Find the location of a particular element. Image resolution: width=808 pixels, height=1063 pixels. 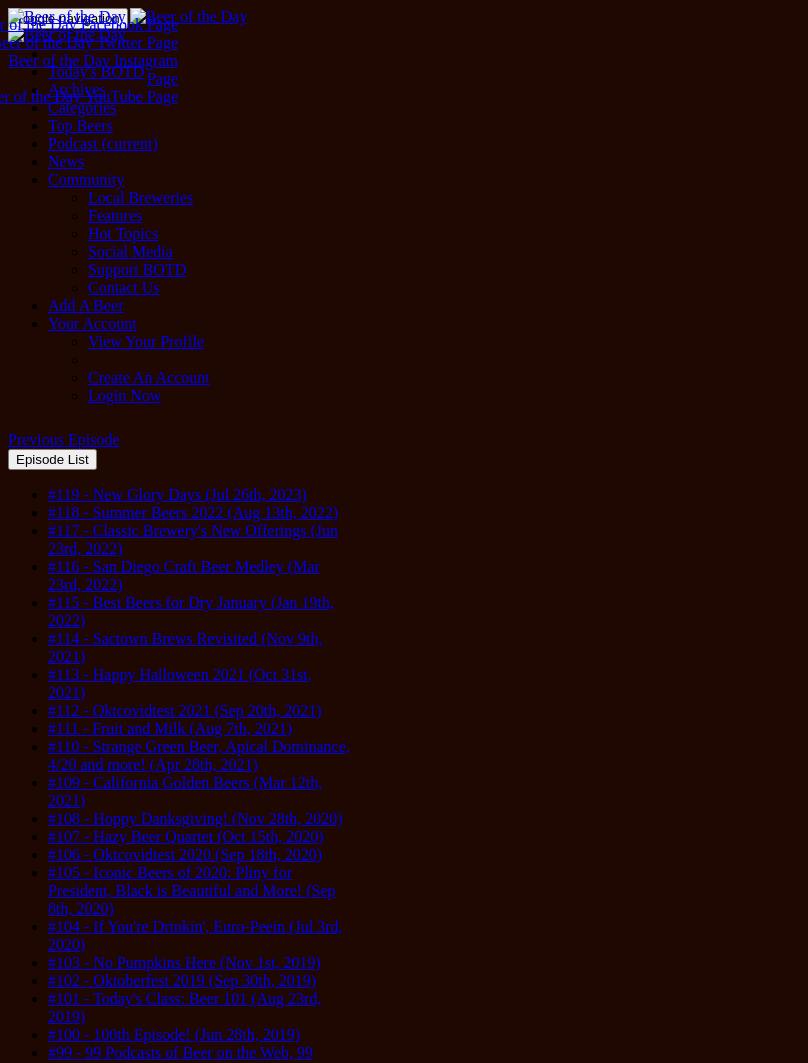

'#100 - 100th Episode! (Jun 28th, 2019)' is located at coordinates (172, 1033).